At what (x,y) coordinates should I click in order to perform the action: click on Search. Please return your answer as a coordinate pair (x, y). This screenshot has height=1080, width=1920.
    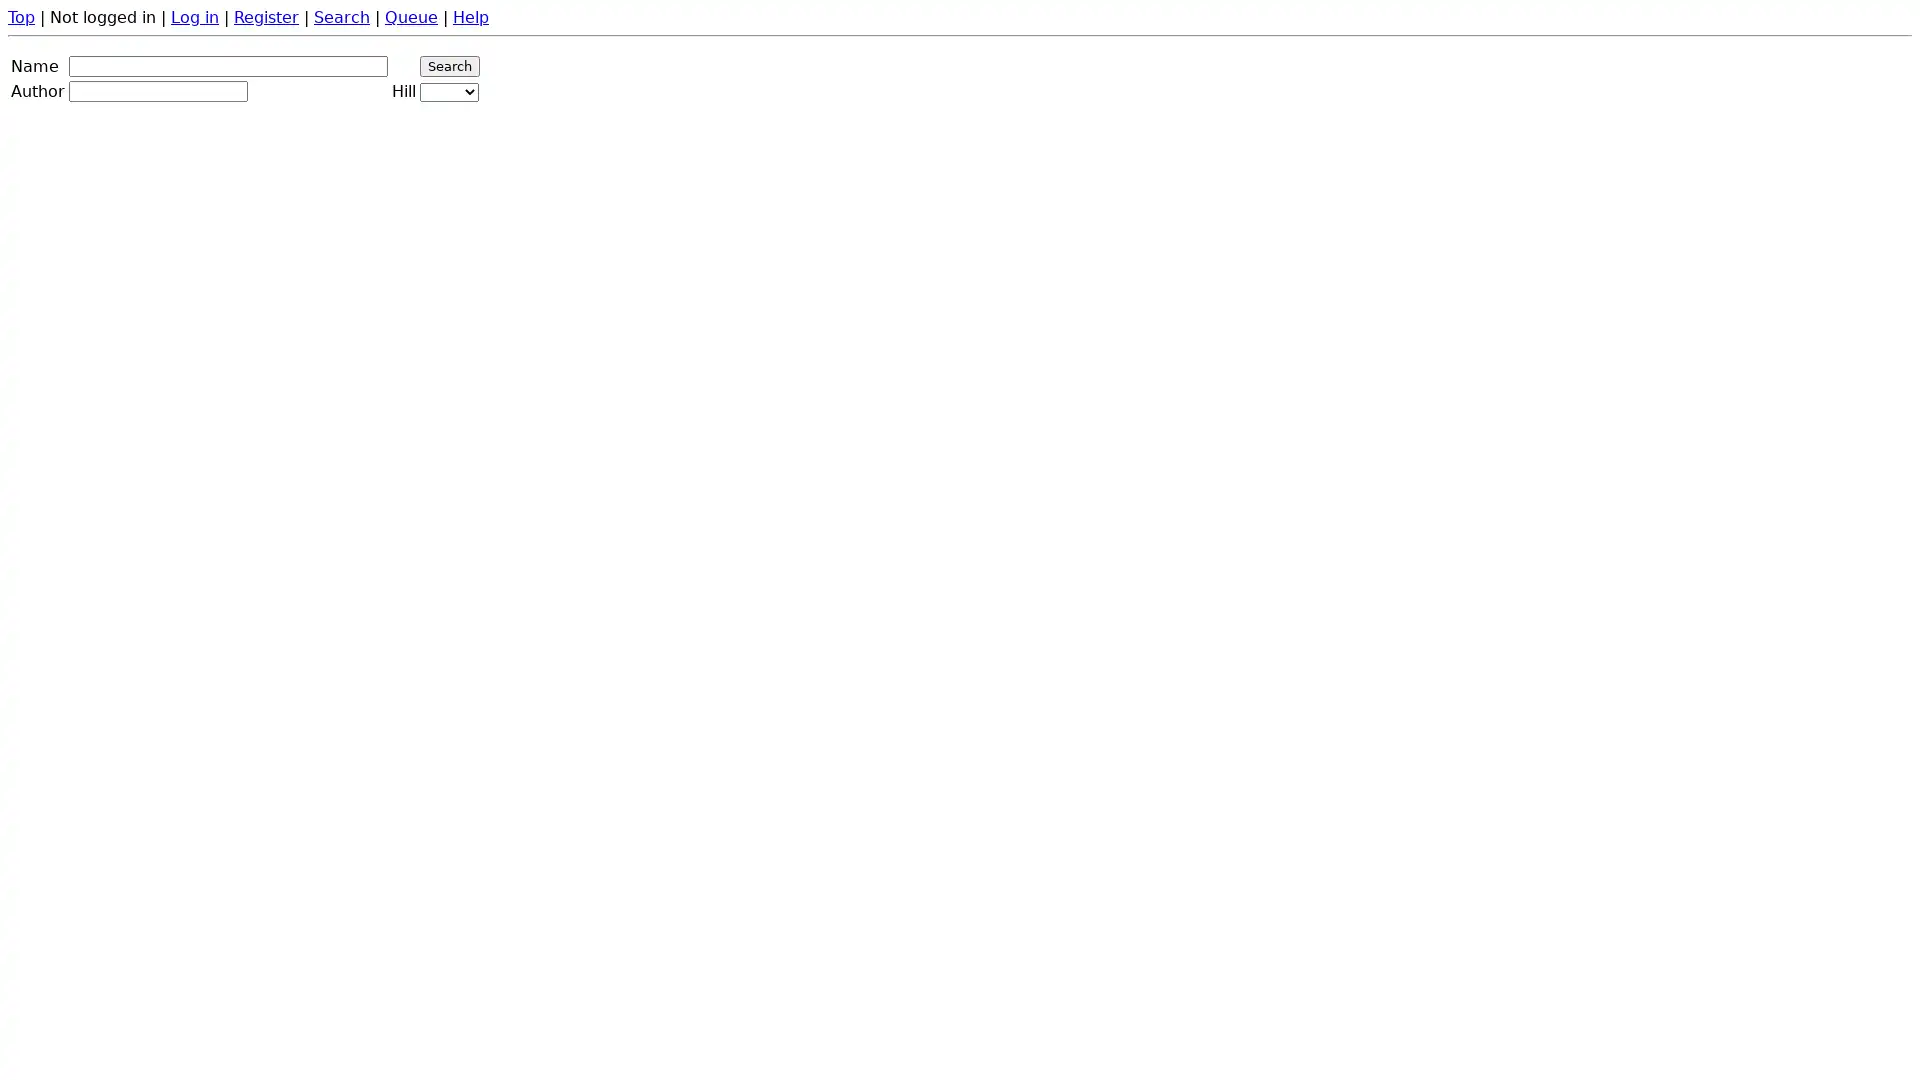
    Looking at the image, I should click on (449, 65).